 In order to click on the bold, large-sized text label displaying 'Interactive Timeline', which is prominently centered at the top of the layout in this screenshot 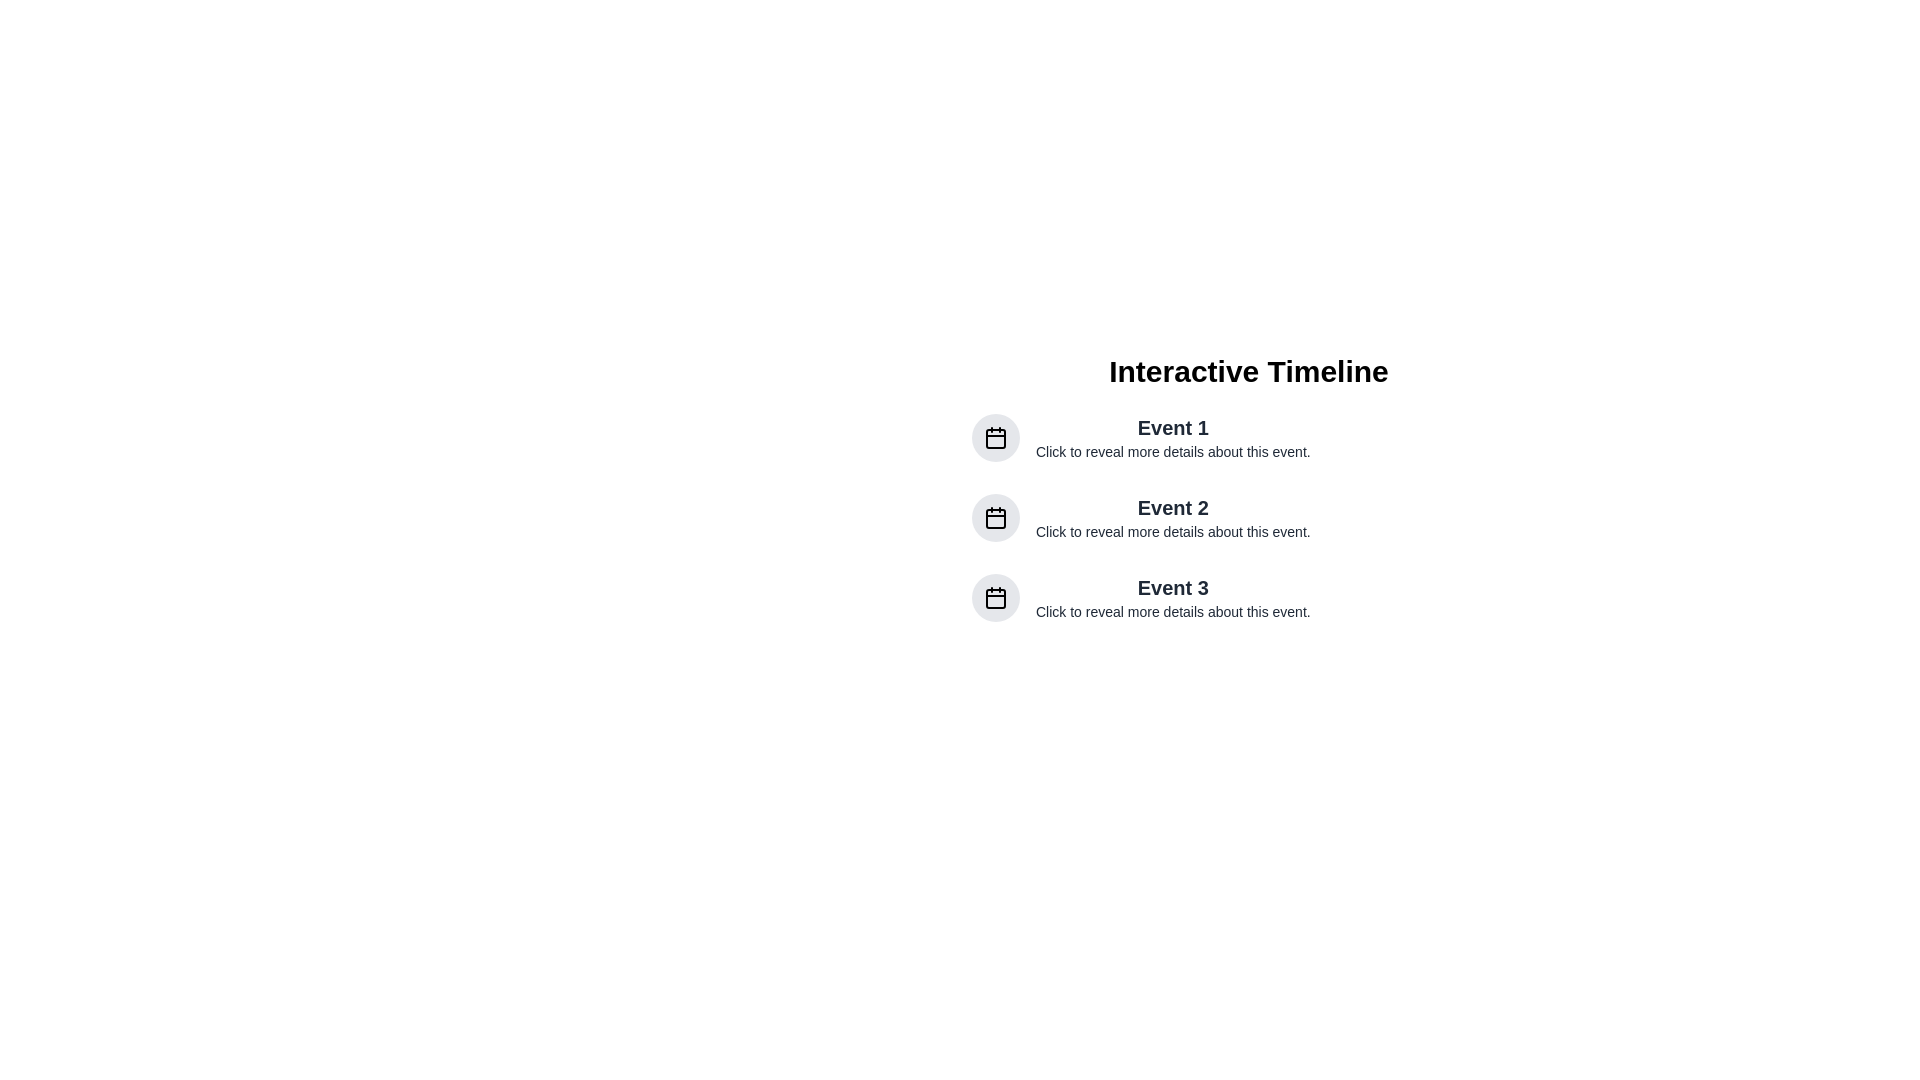, I will do `click(1247, 371)`.